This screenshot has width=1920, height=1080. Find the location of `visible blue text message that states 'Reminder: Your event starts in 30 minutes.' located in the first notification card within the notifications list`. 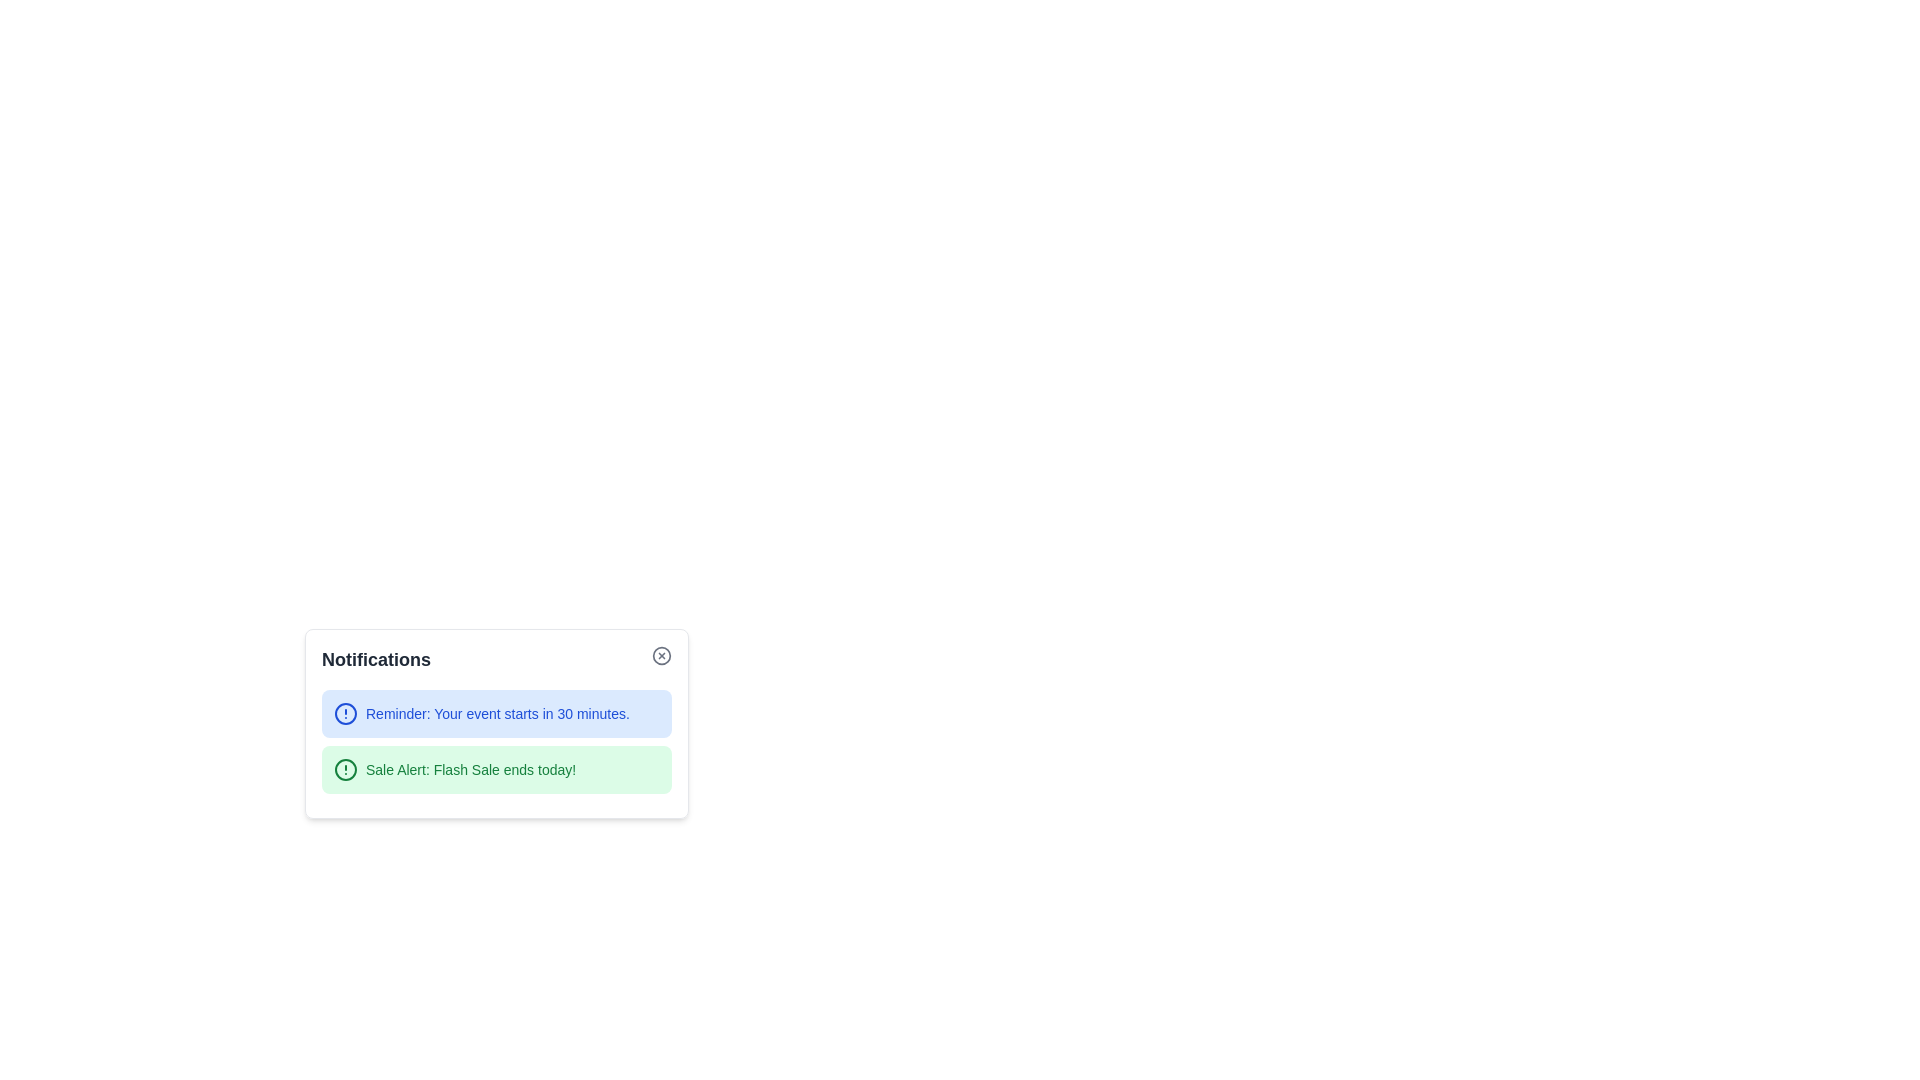

visible blue text message that states 'Reminder: Your event starts in 30 minutes.' located in the first notification card within the notifications list is located at coordinates (497, 712).